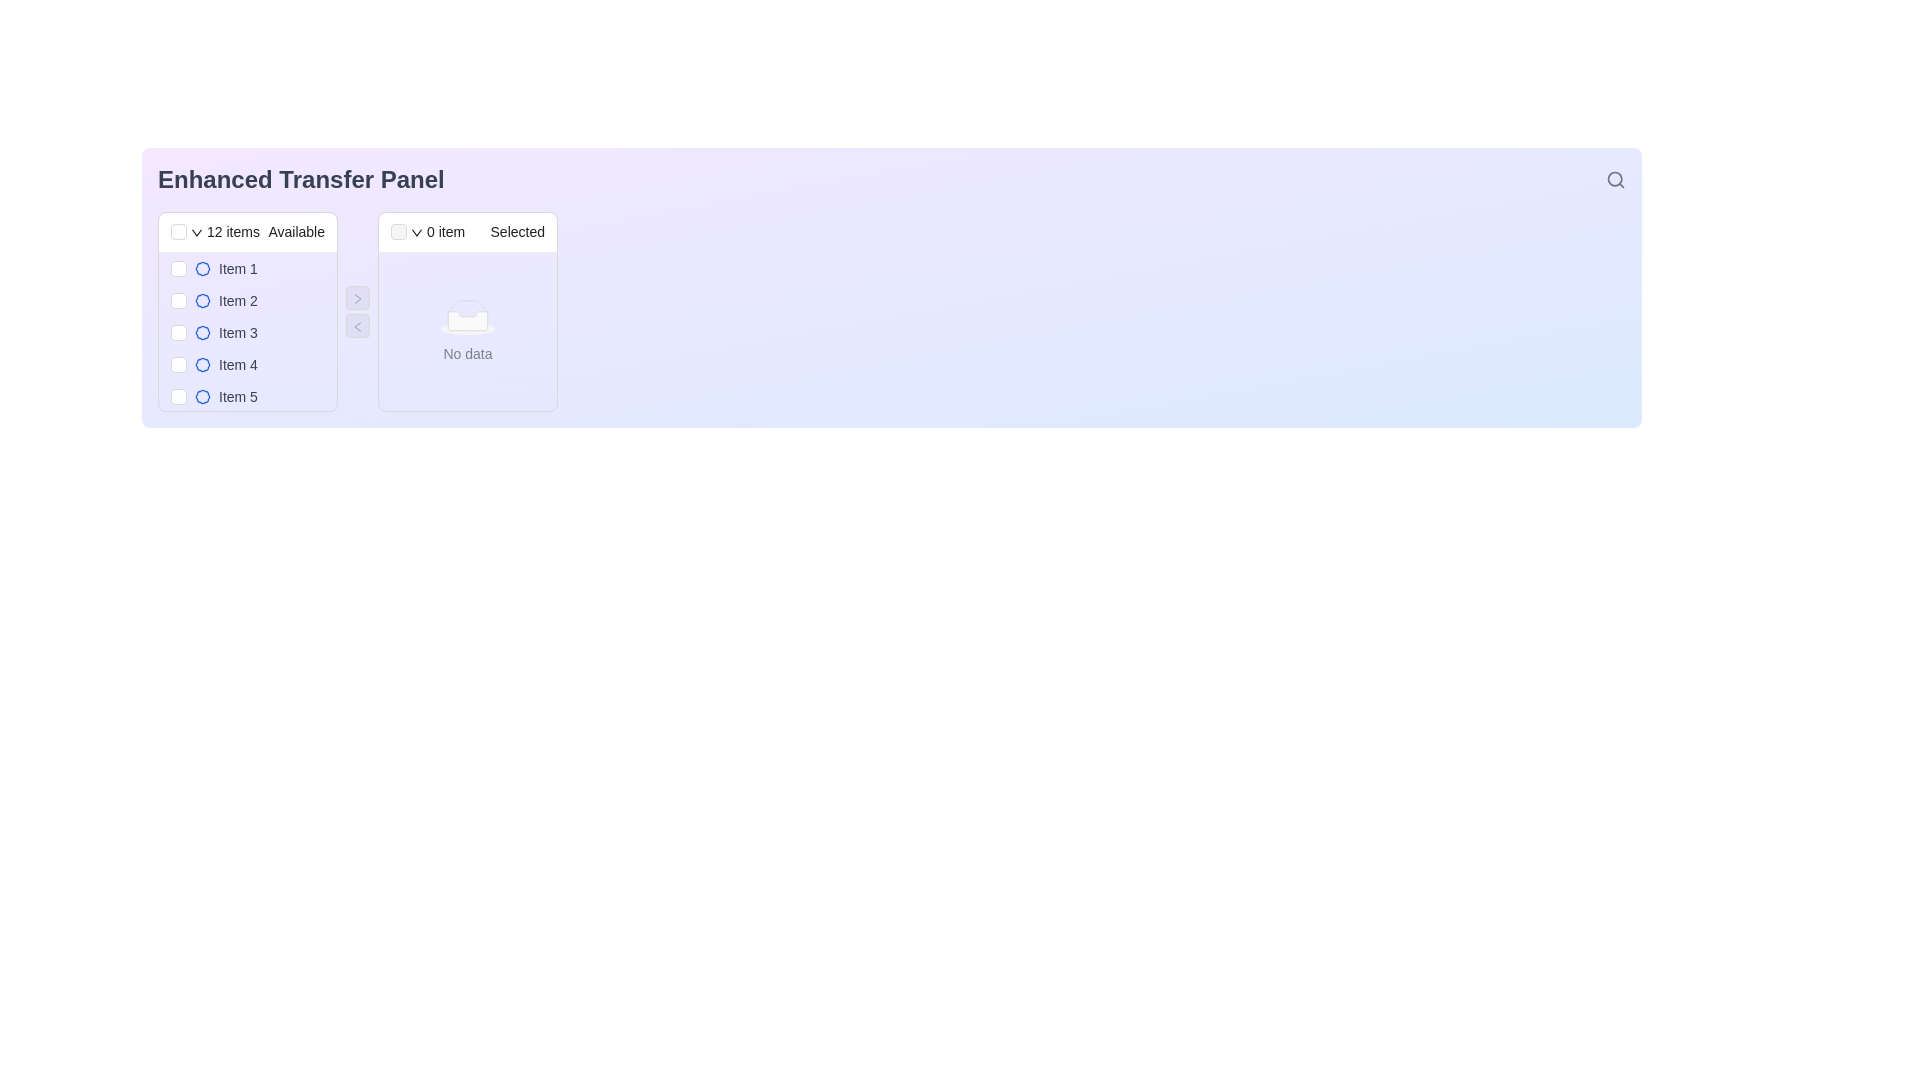  I want to click on the checkbox styled with the 'ant-checkbox-wrapper' class, which is positioned to the left of the 'Item 2' label in the 'Available' section of the 'Enhanced Transfer Panel', so click(178, 300).